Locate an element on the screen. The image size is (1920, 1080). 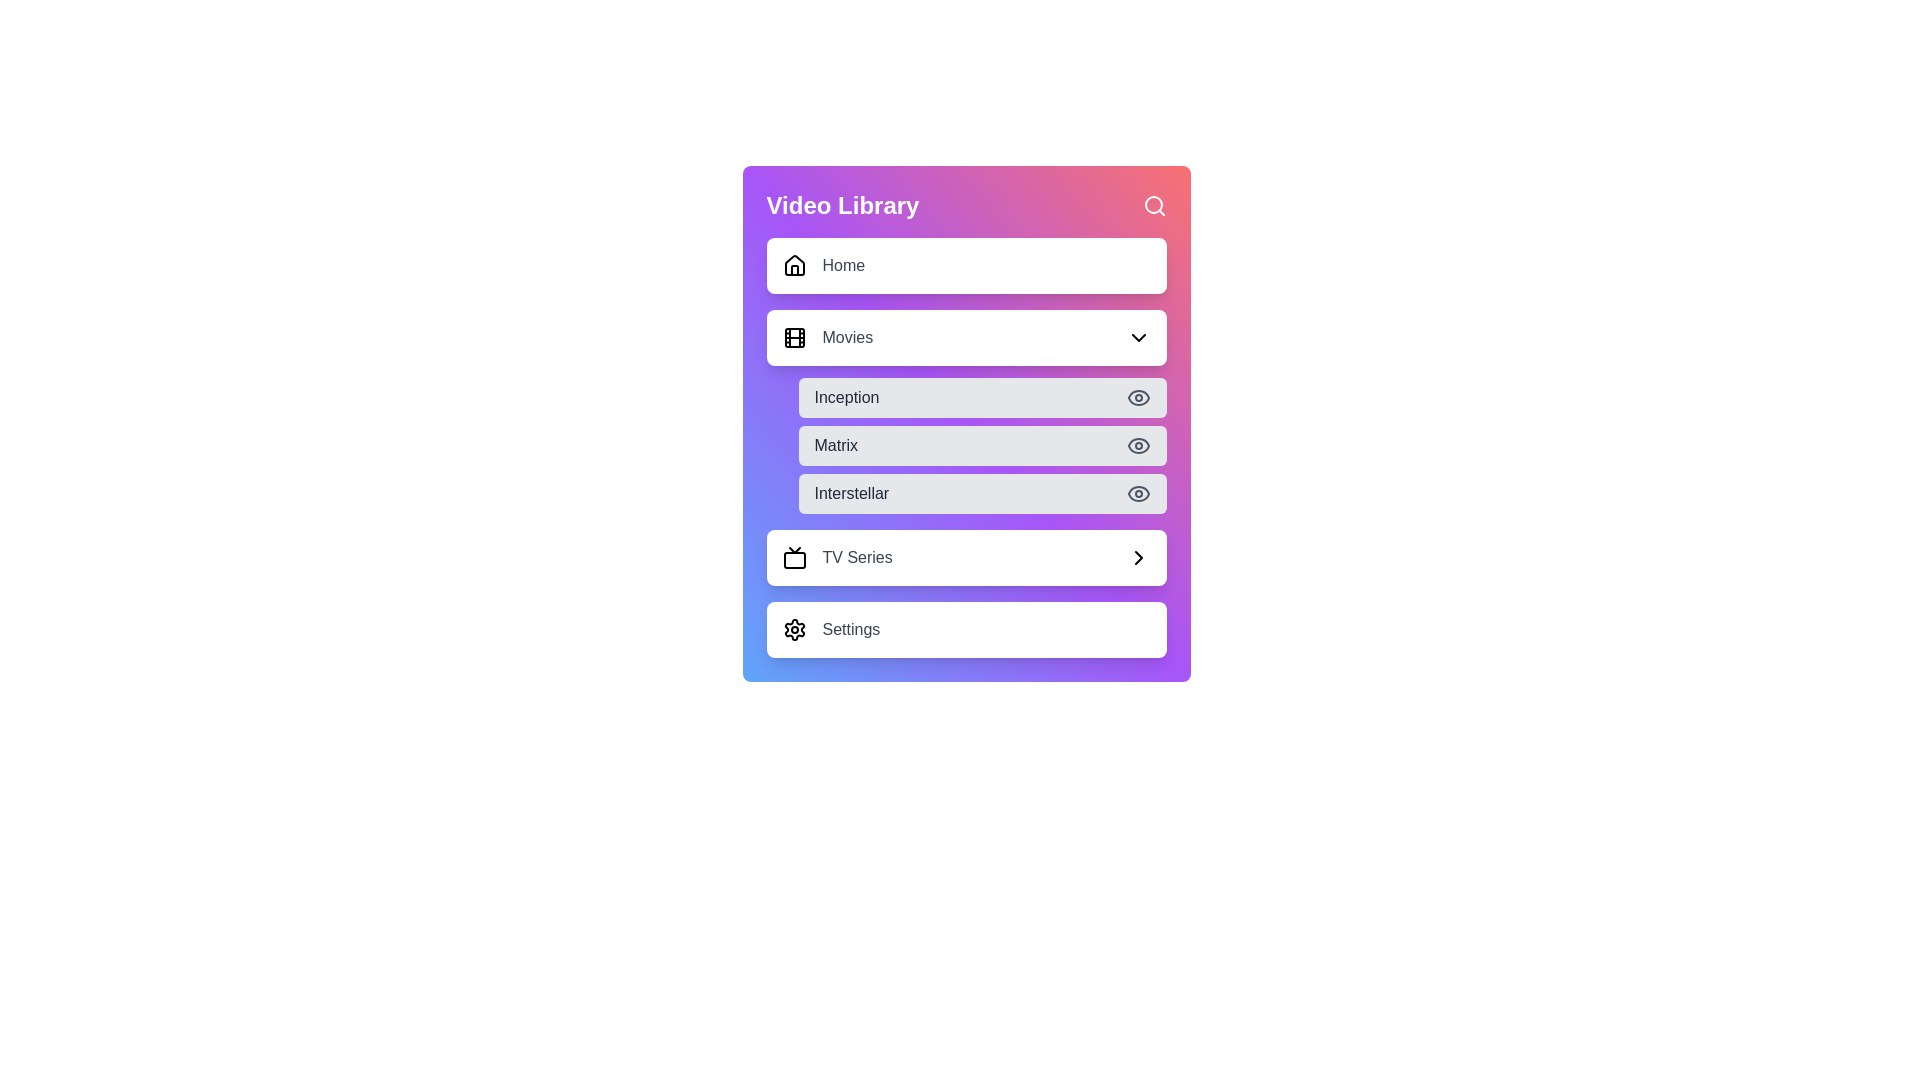
the 'Movies' expandable menu item located in the 'Video Library' menu, which is the second option in a vertical list is located at coordinates (966, 337).